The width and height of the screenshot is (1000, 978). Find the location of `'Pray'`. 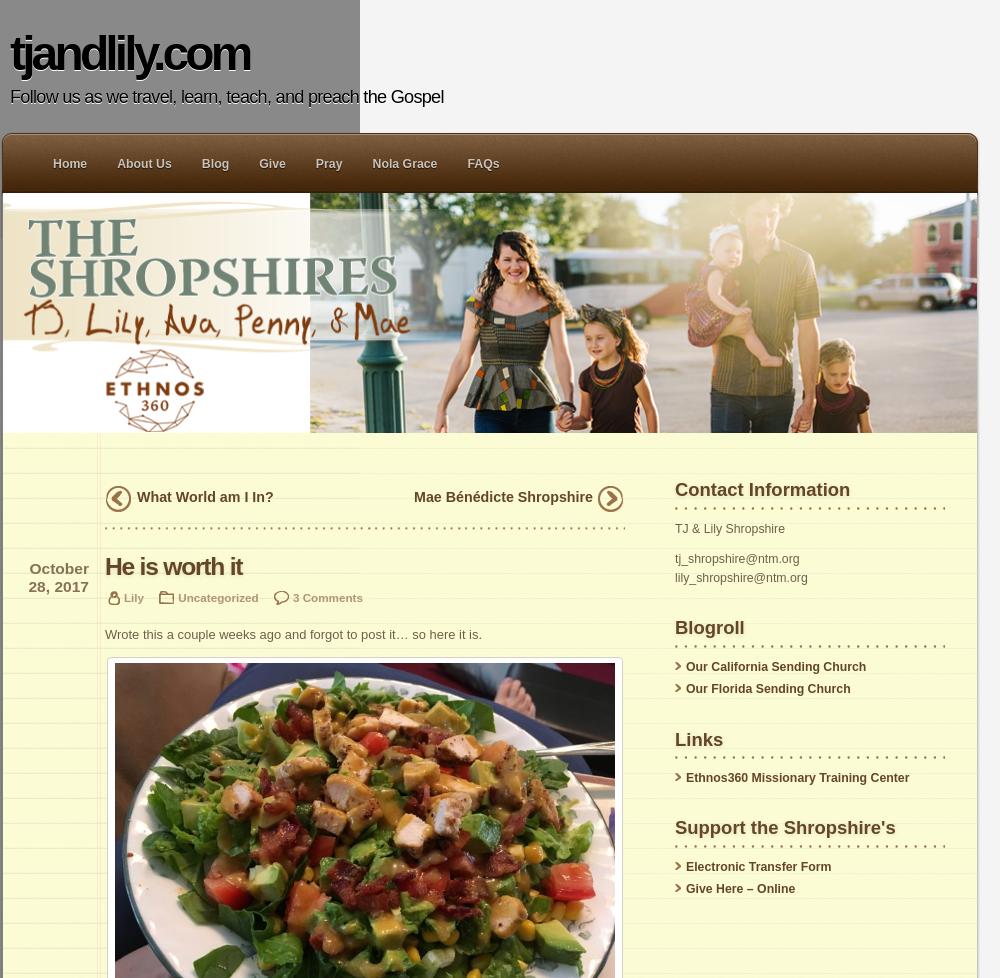

'Pray' is located at coordinates (327, 164).